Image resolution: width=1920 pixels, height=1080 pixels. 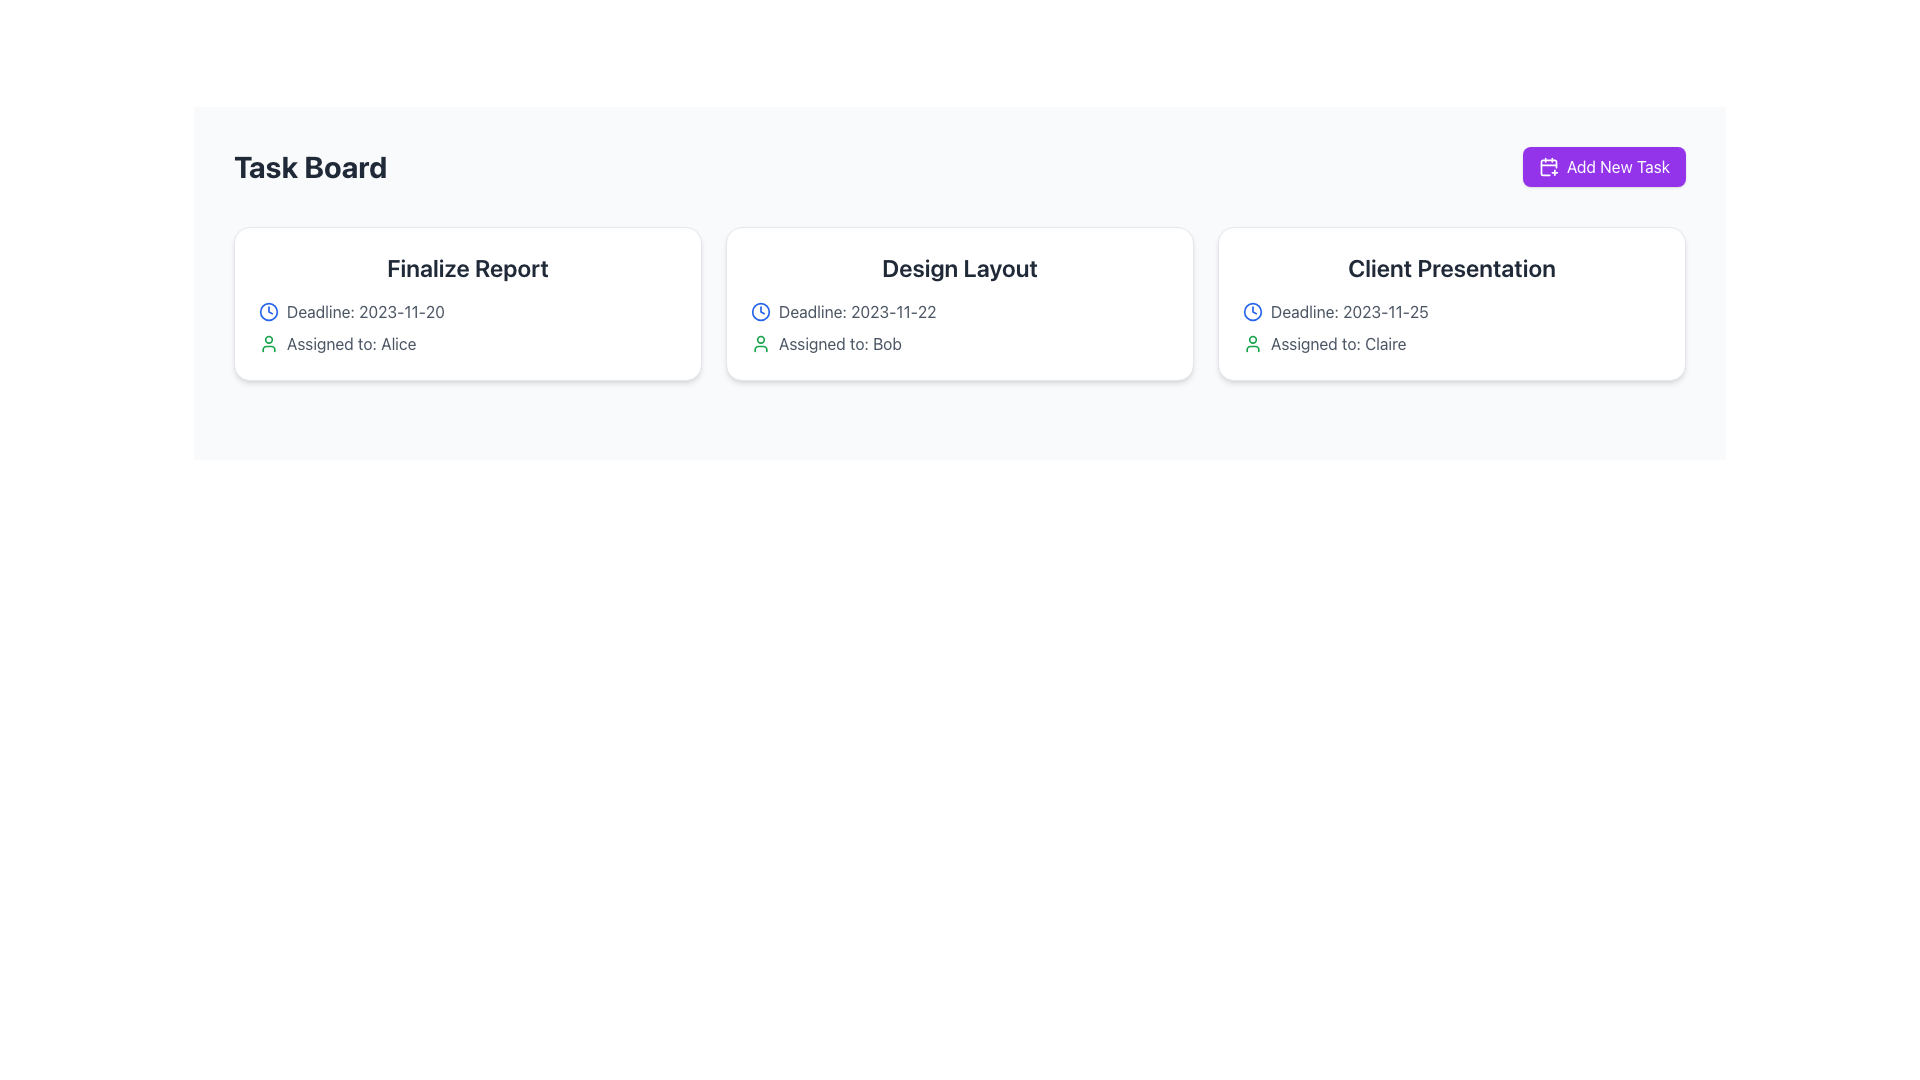 What do you see at coordinates (1251, 342) in the screenshot?
I see `the user icon, which is a green outline of a person, located to the left of the text 'Assigned to: Claire' in the 'Client Presentation' card on the task board` at bounding box center [1251, 342].